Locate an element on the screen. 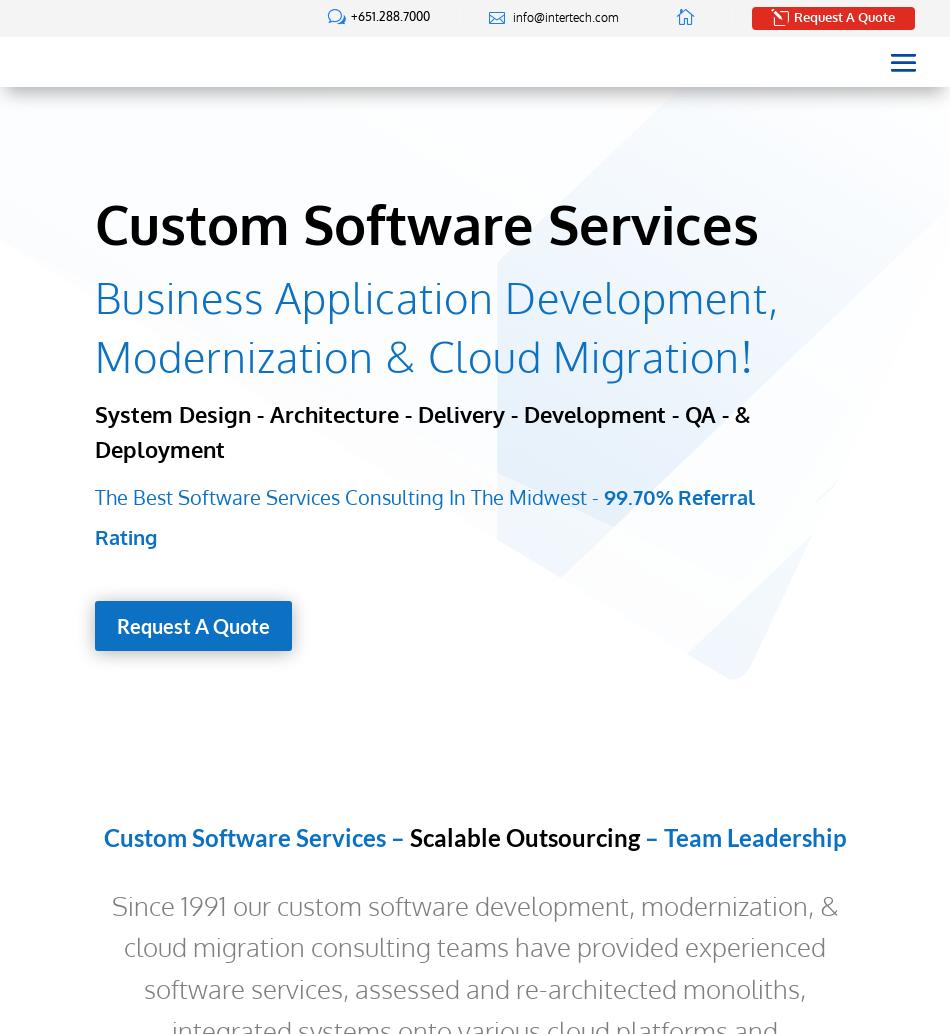  '99.70% Referral Rating' is located at coordinates (424, 517).